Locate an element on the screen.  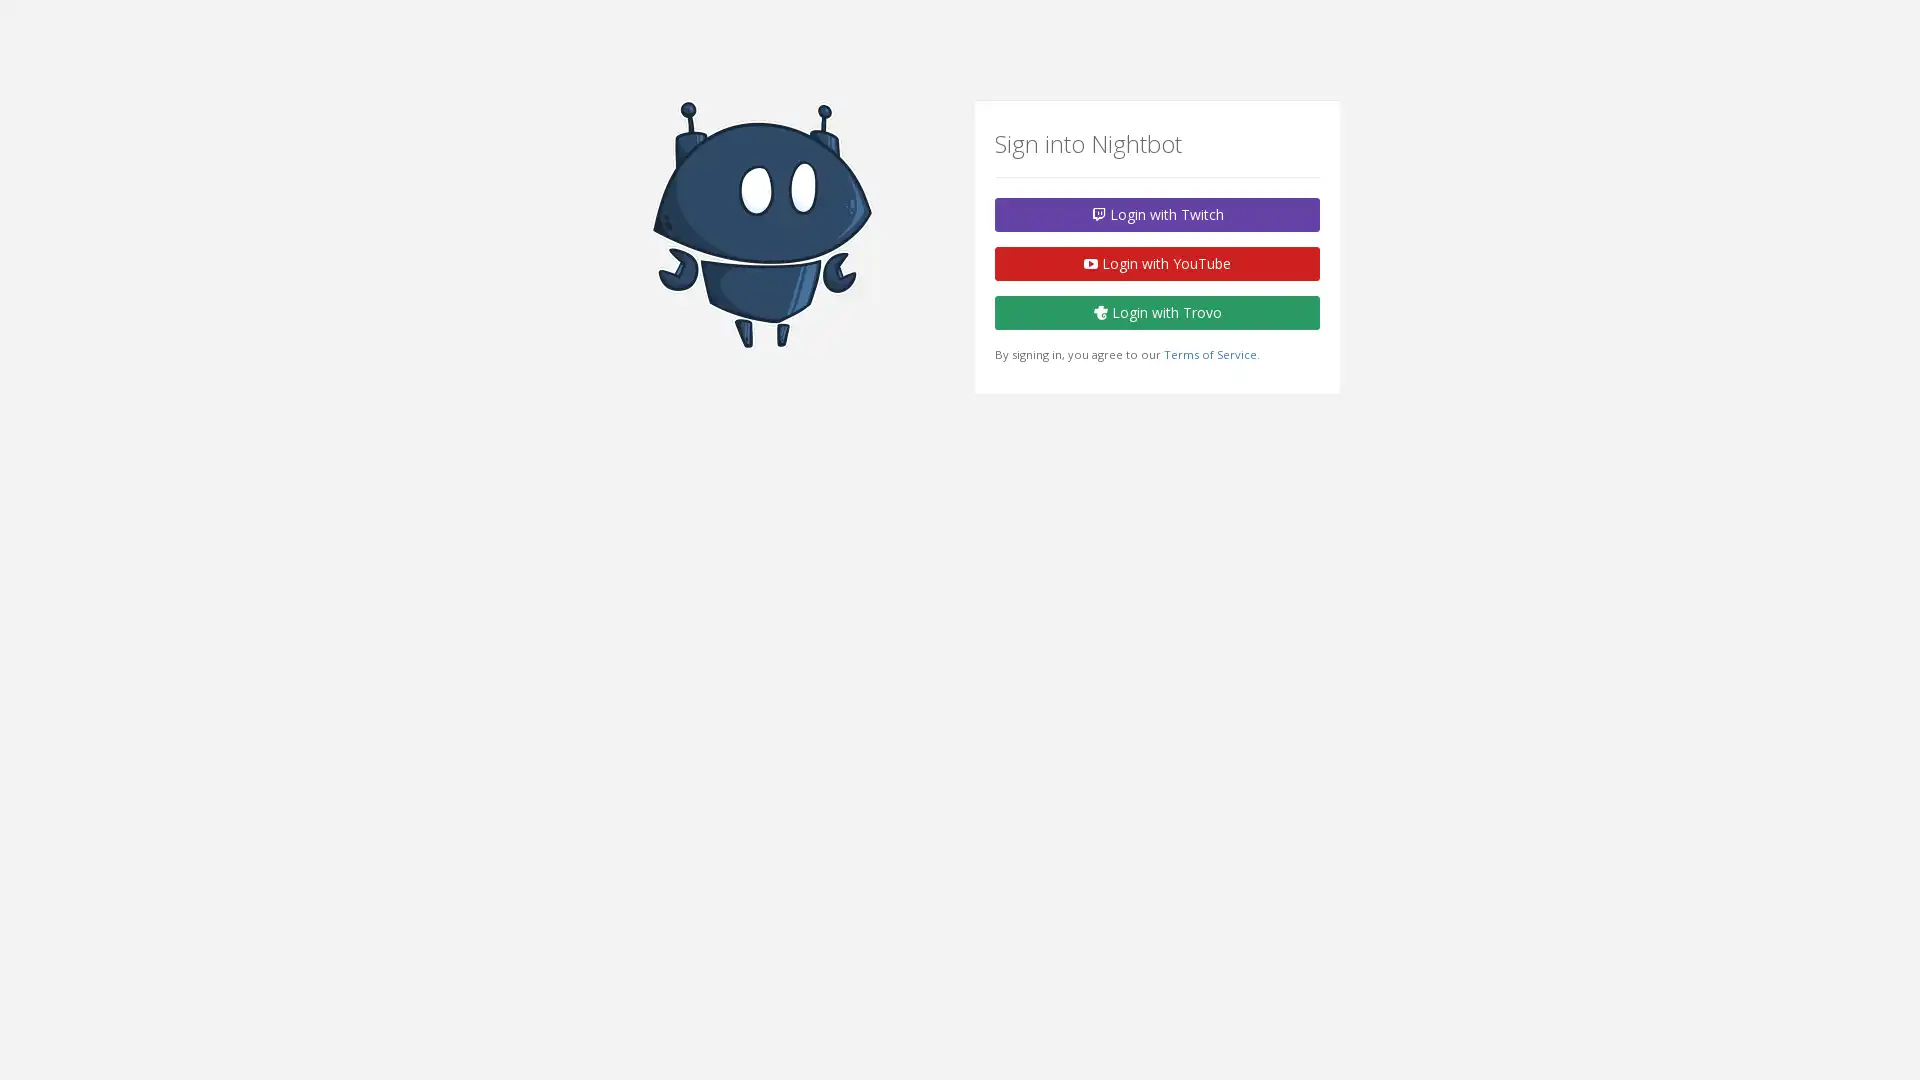
Login with Trovo is located at coordinates (1157, 312).